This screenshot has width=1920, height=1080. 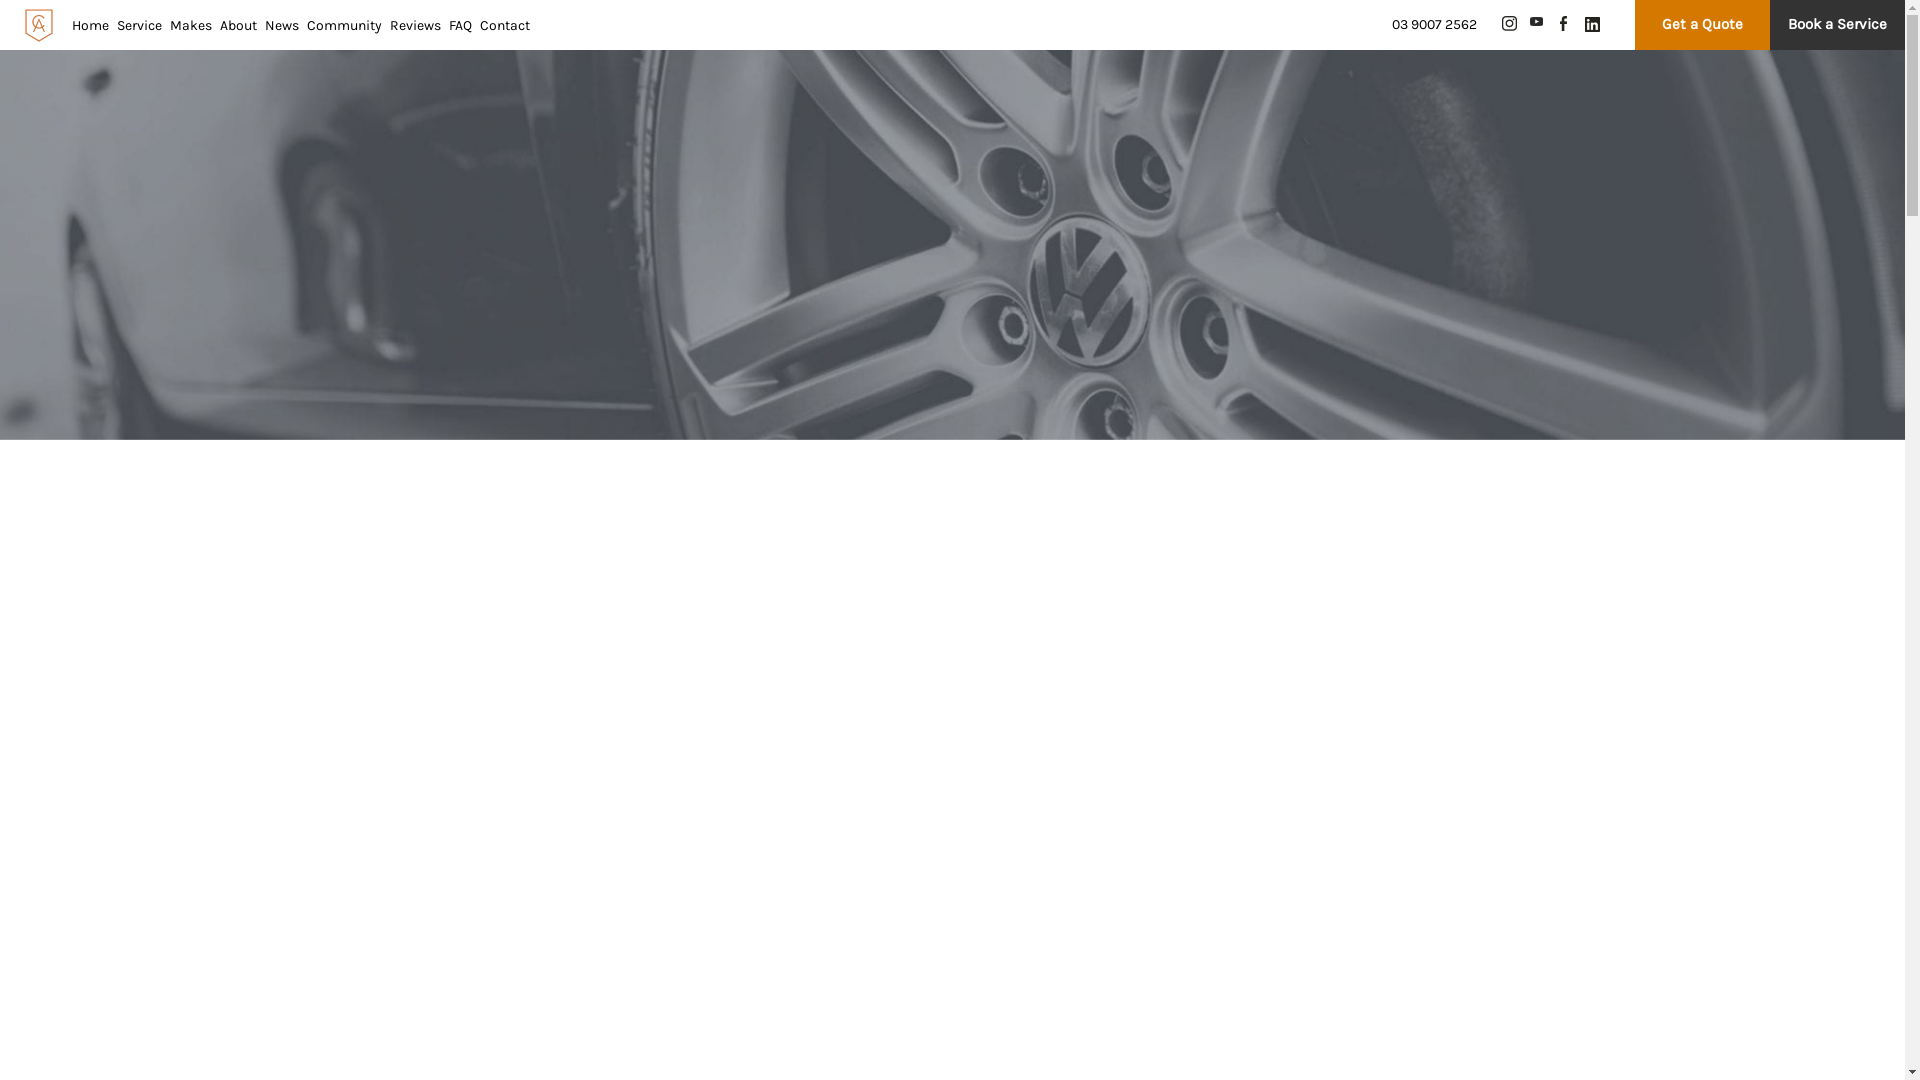 I want to click on 'FAQ', so click(x=459, y=25).